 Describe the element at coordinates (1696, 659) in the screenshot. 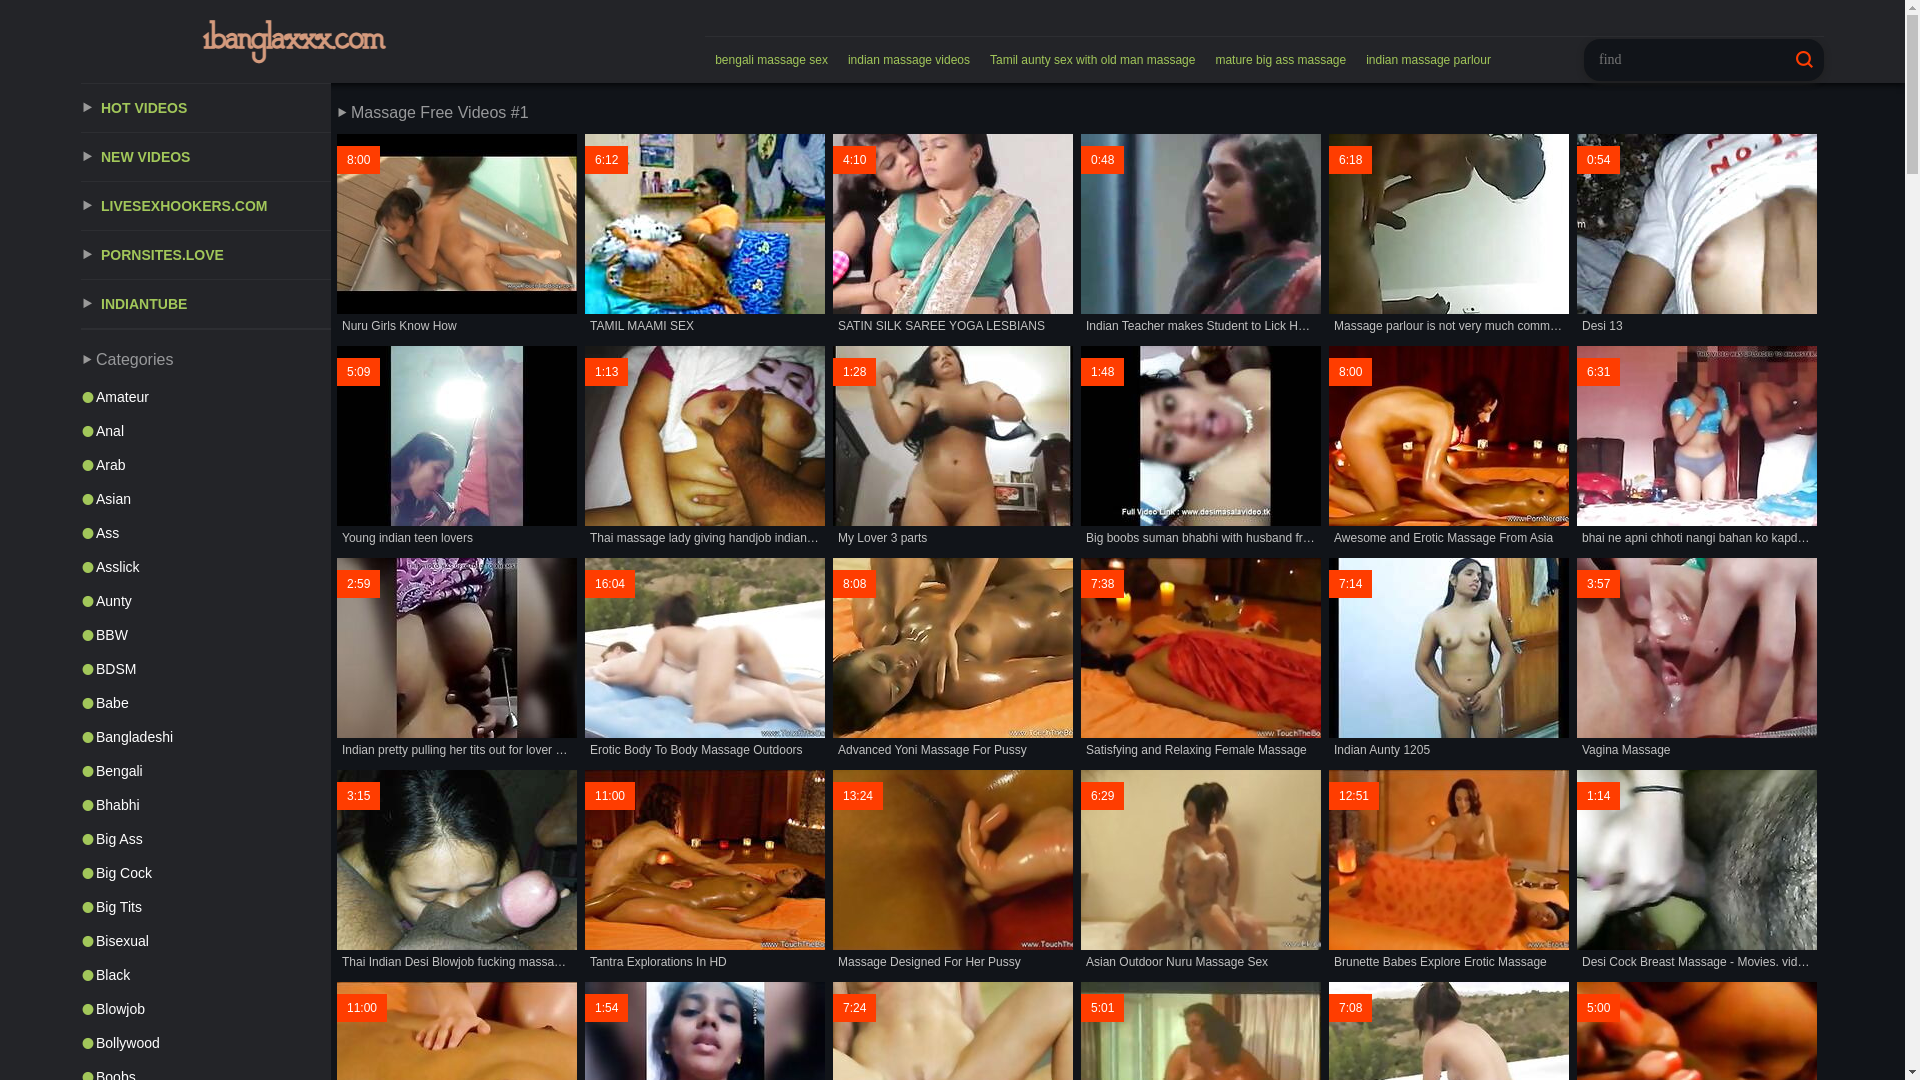

I see `'3:57` at that location.